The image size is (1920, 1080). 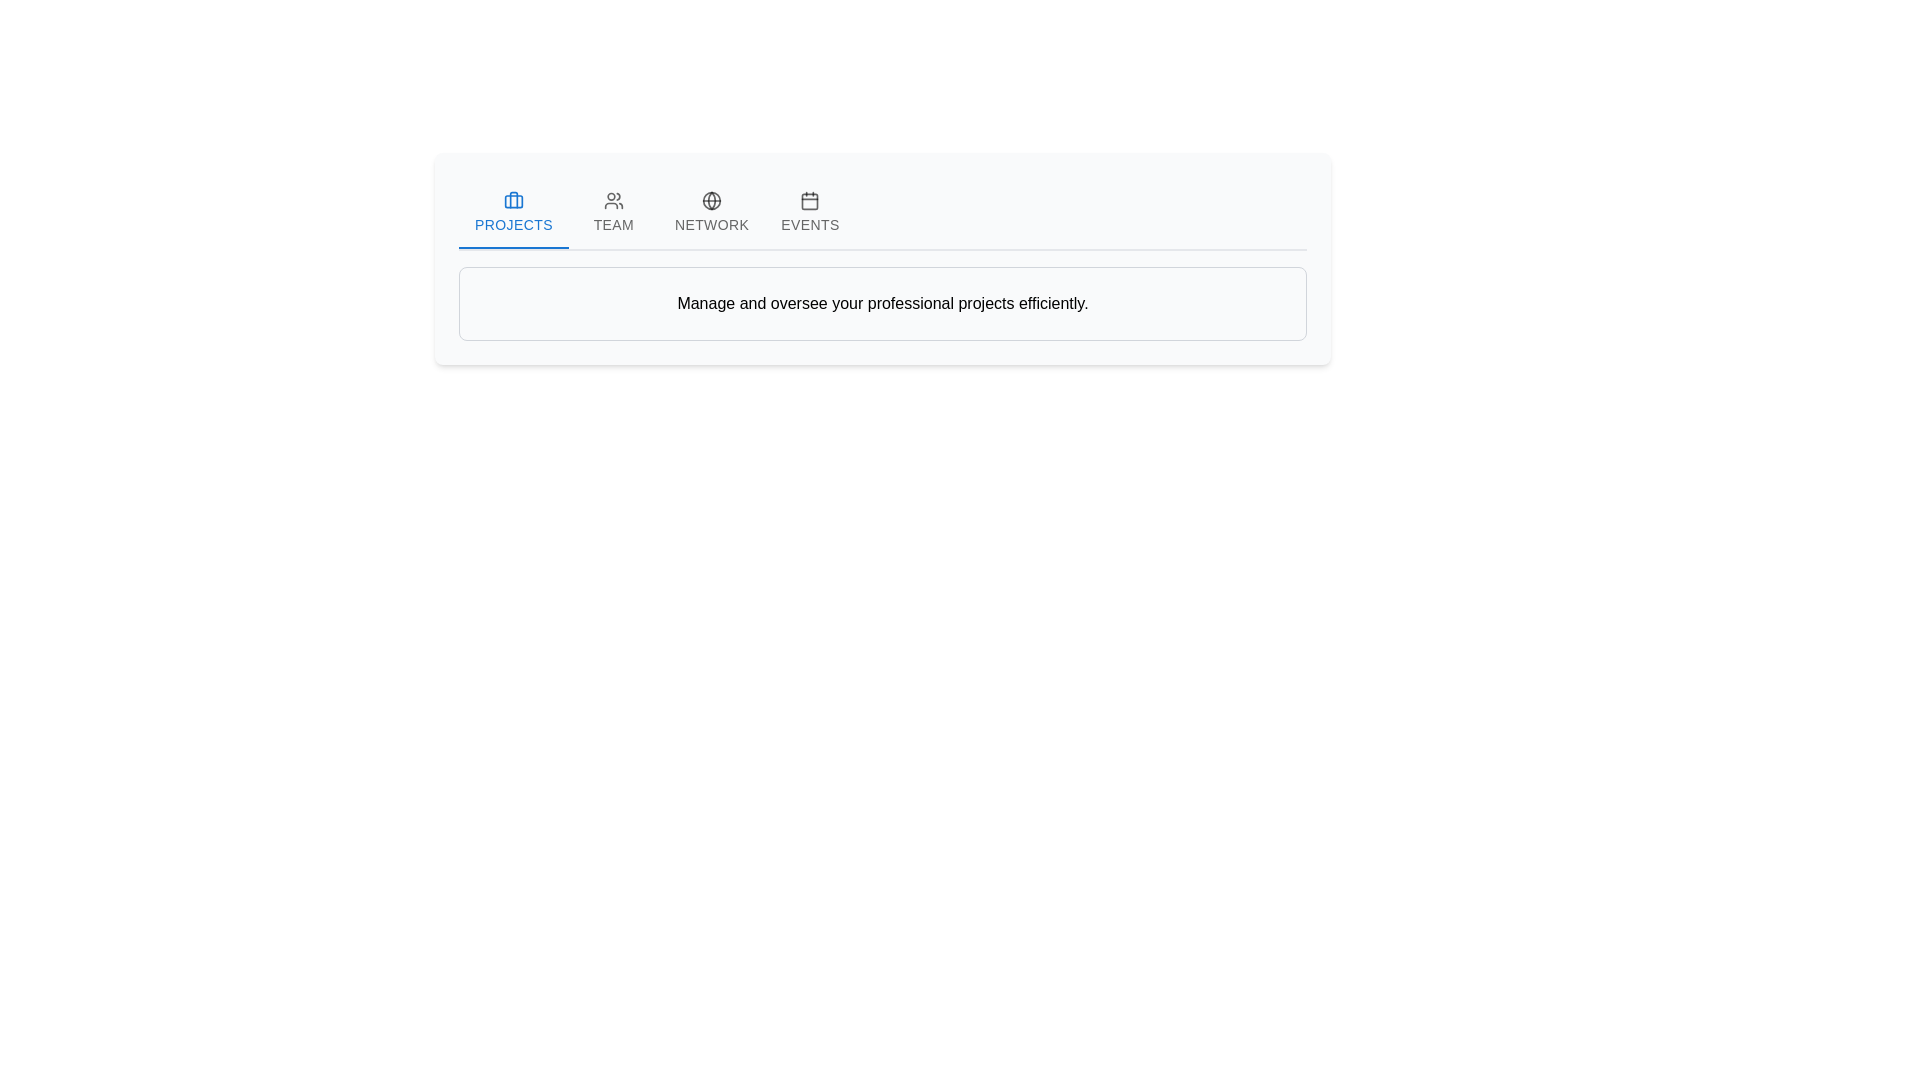 I want to click on the bottom rectangle of the briefcase icon located above the text label 'PROJECTS' in the 'Projects' tab, so click(x=513, y=202).